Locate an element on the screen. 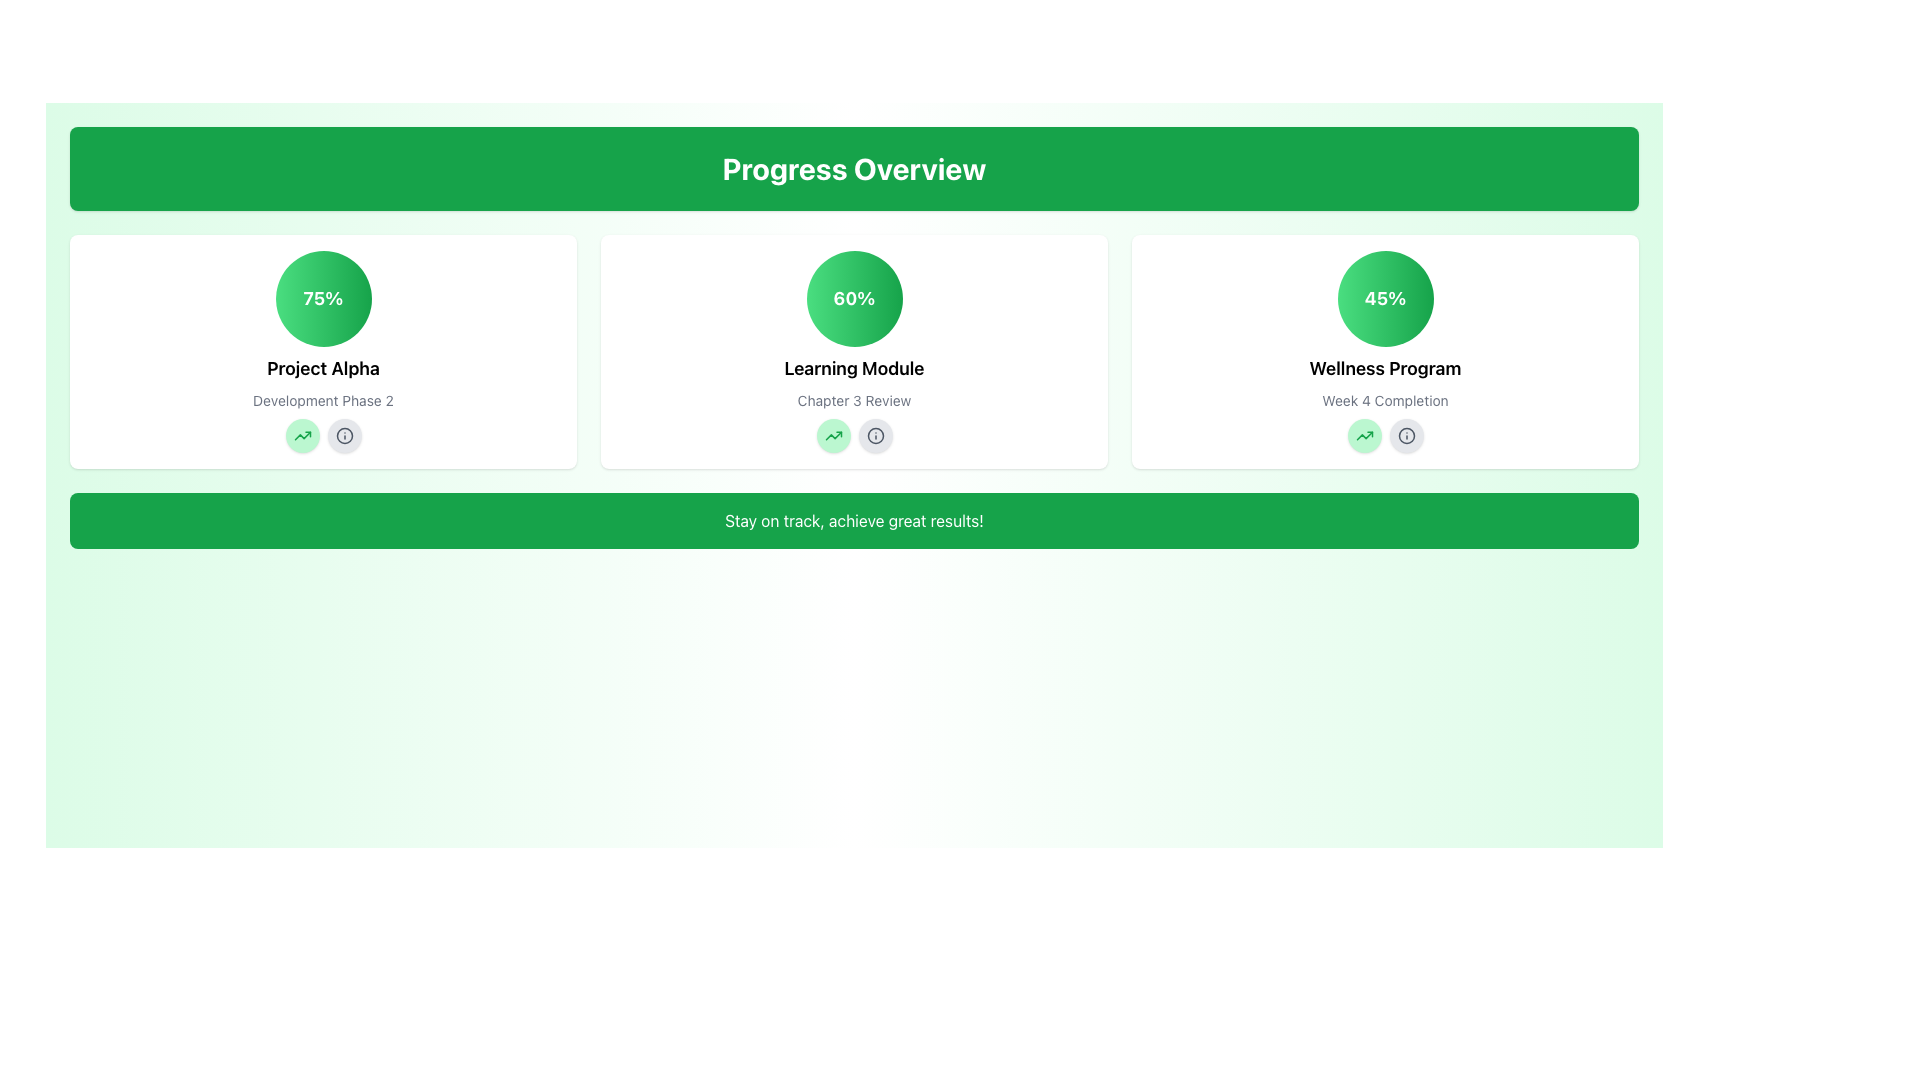 Image resolution: width=1920 pixels, height=1080 pixels. the actionable button in the leftmost card of the 'Progress Overview' section, located below the '75%' percentage circle for 'Project Alpha' and to the left of the gray circular button with an 'i' icon is located at coordinates (301, 434).